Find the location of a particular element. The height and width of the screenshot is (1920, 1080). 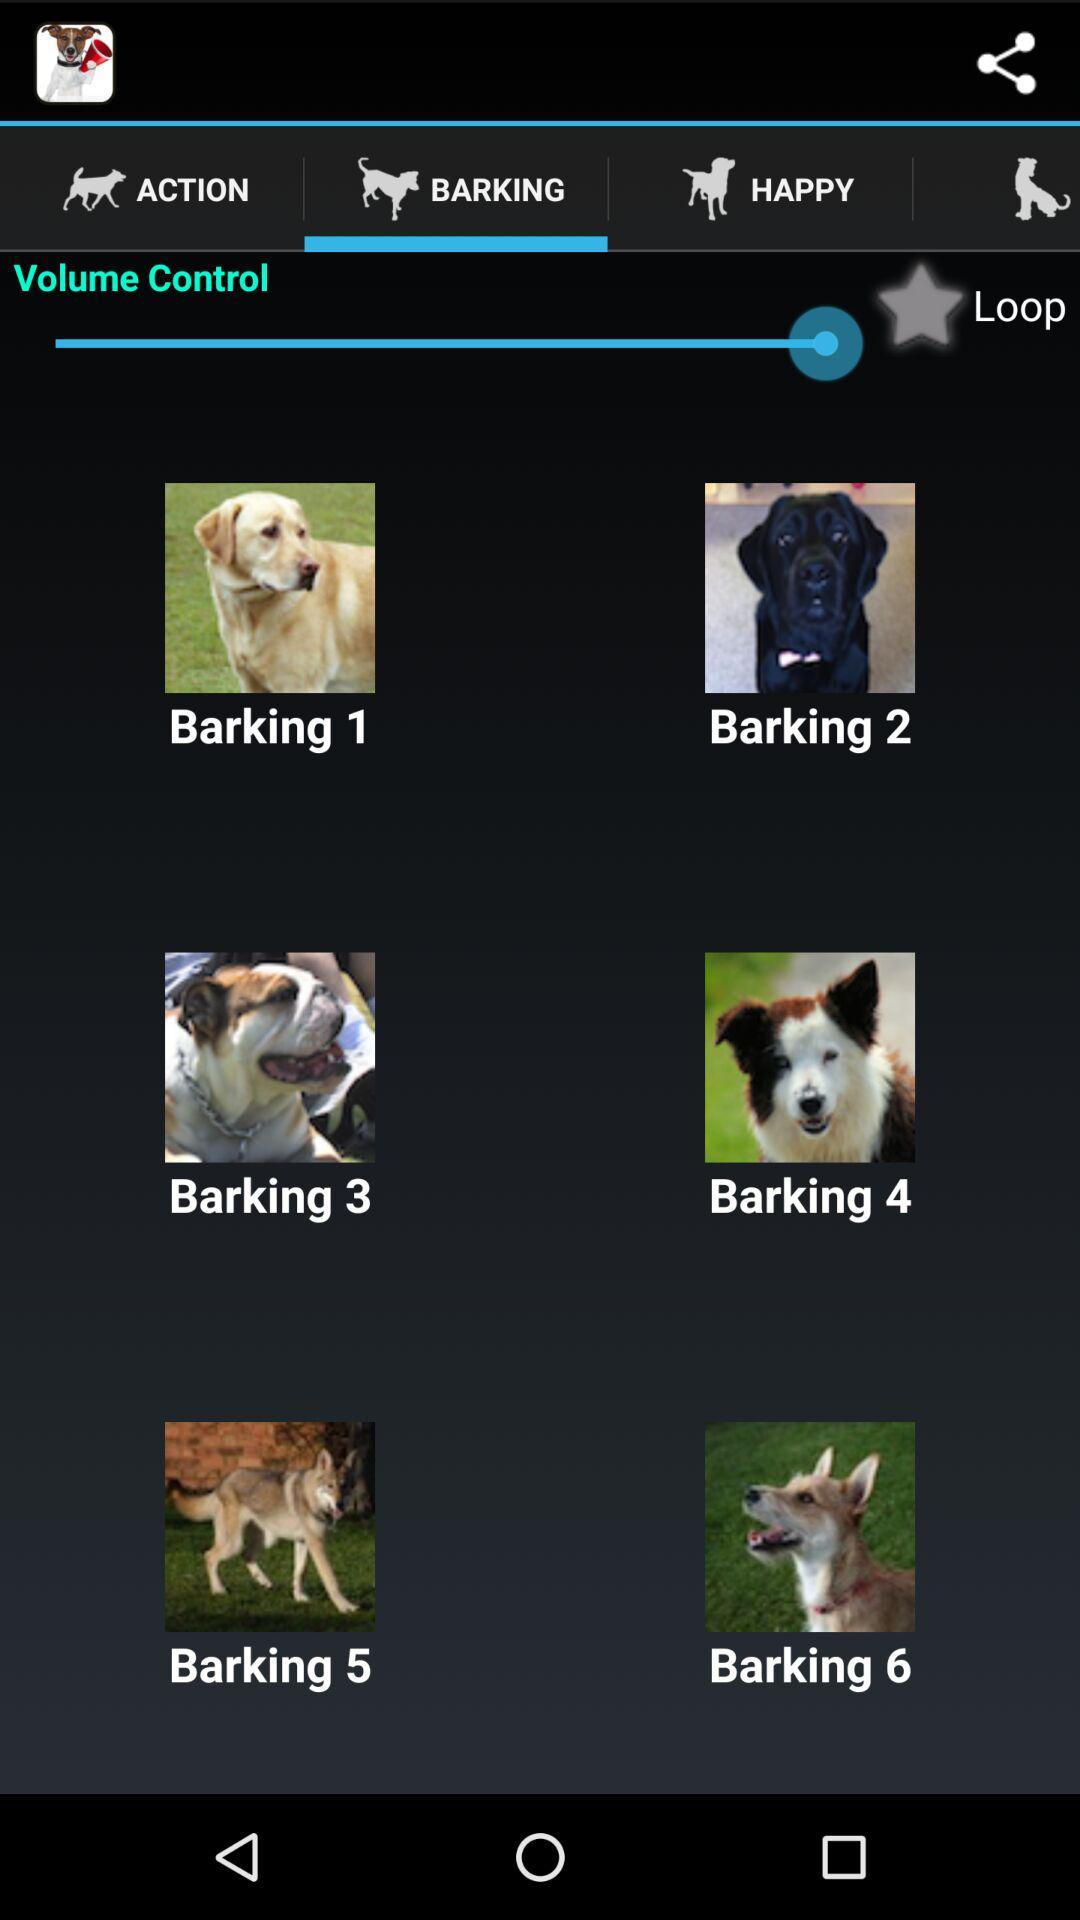

the barking 2 is located at coordinates (810, 618).